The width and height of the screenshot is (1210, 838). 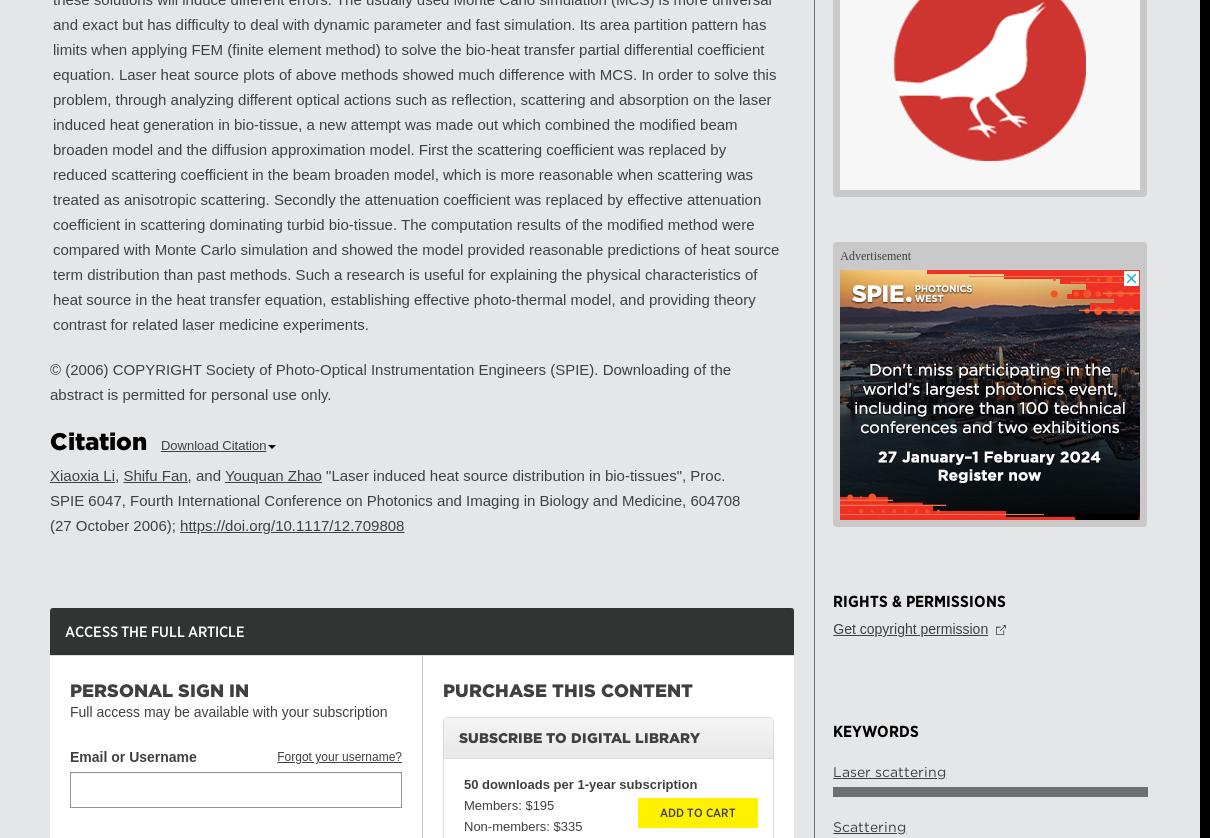 I want to click on 'SUBSCRIBE TO DIGITAL LIBRARY', so click(x=579, y=737).